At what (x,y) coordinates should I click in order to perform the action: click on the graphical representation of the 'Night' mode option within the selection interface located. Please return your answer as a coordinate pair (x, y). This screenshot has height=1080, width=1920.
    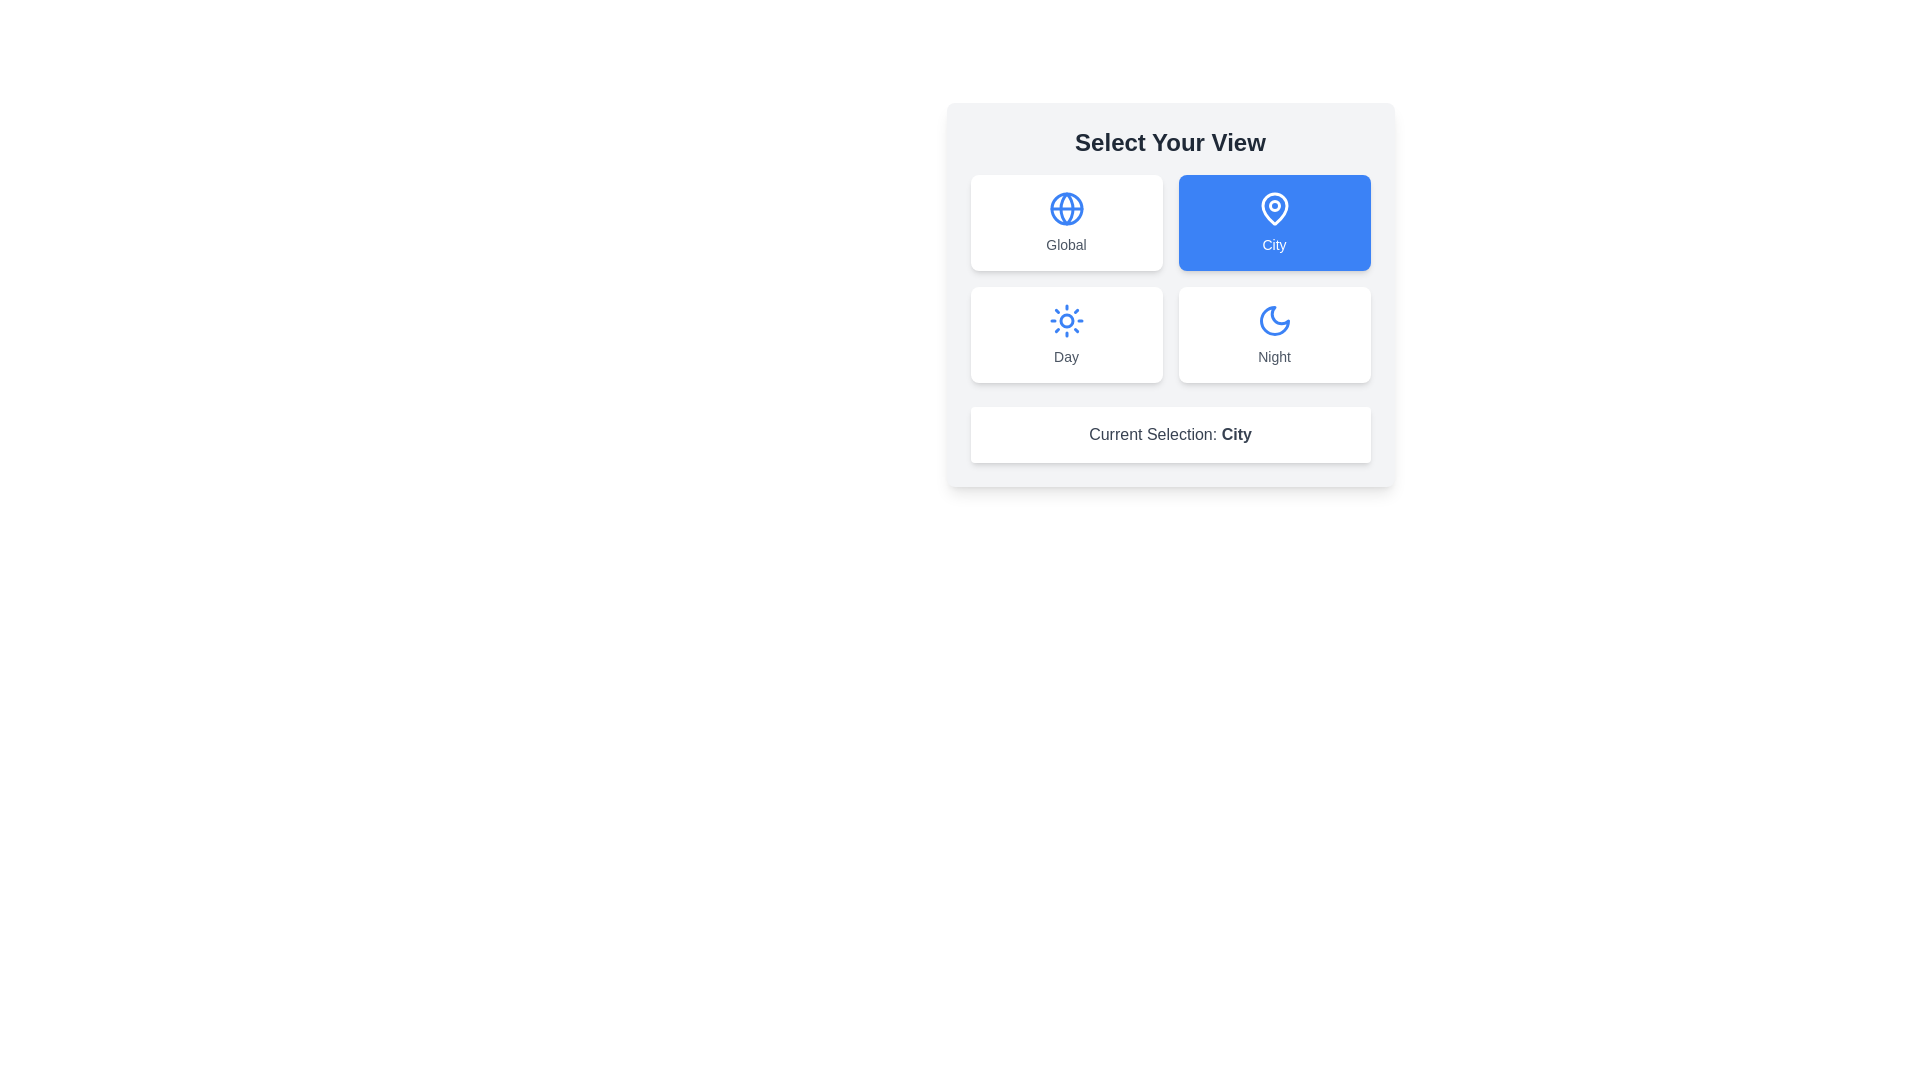
    Looking at the image, I should click on (1273, 319).